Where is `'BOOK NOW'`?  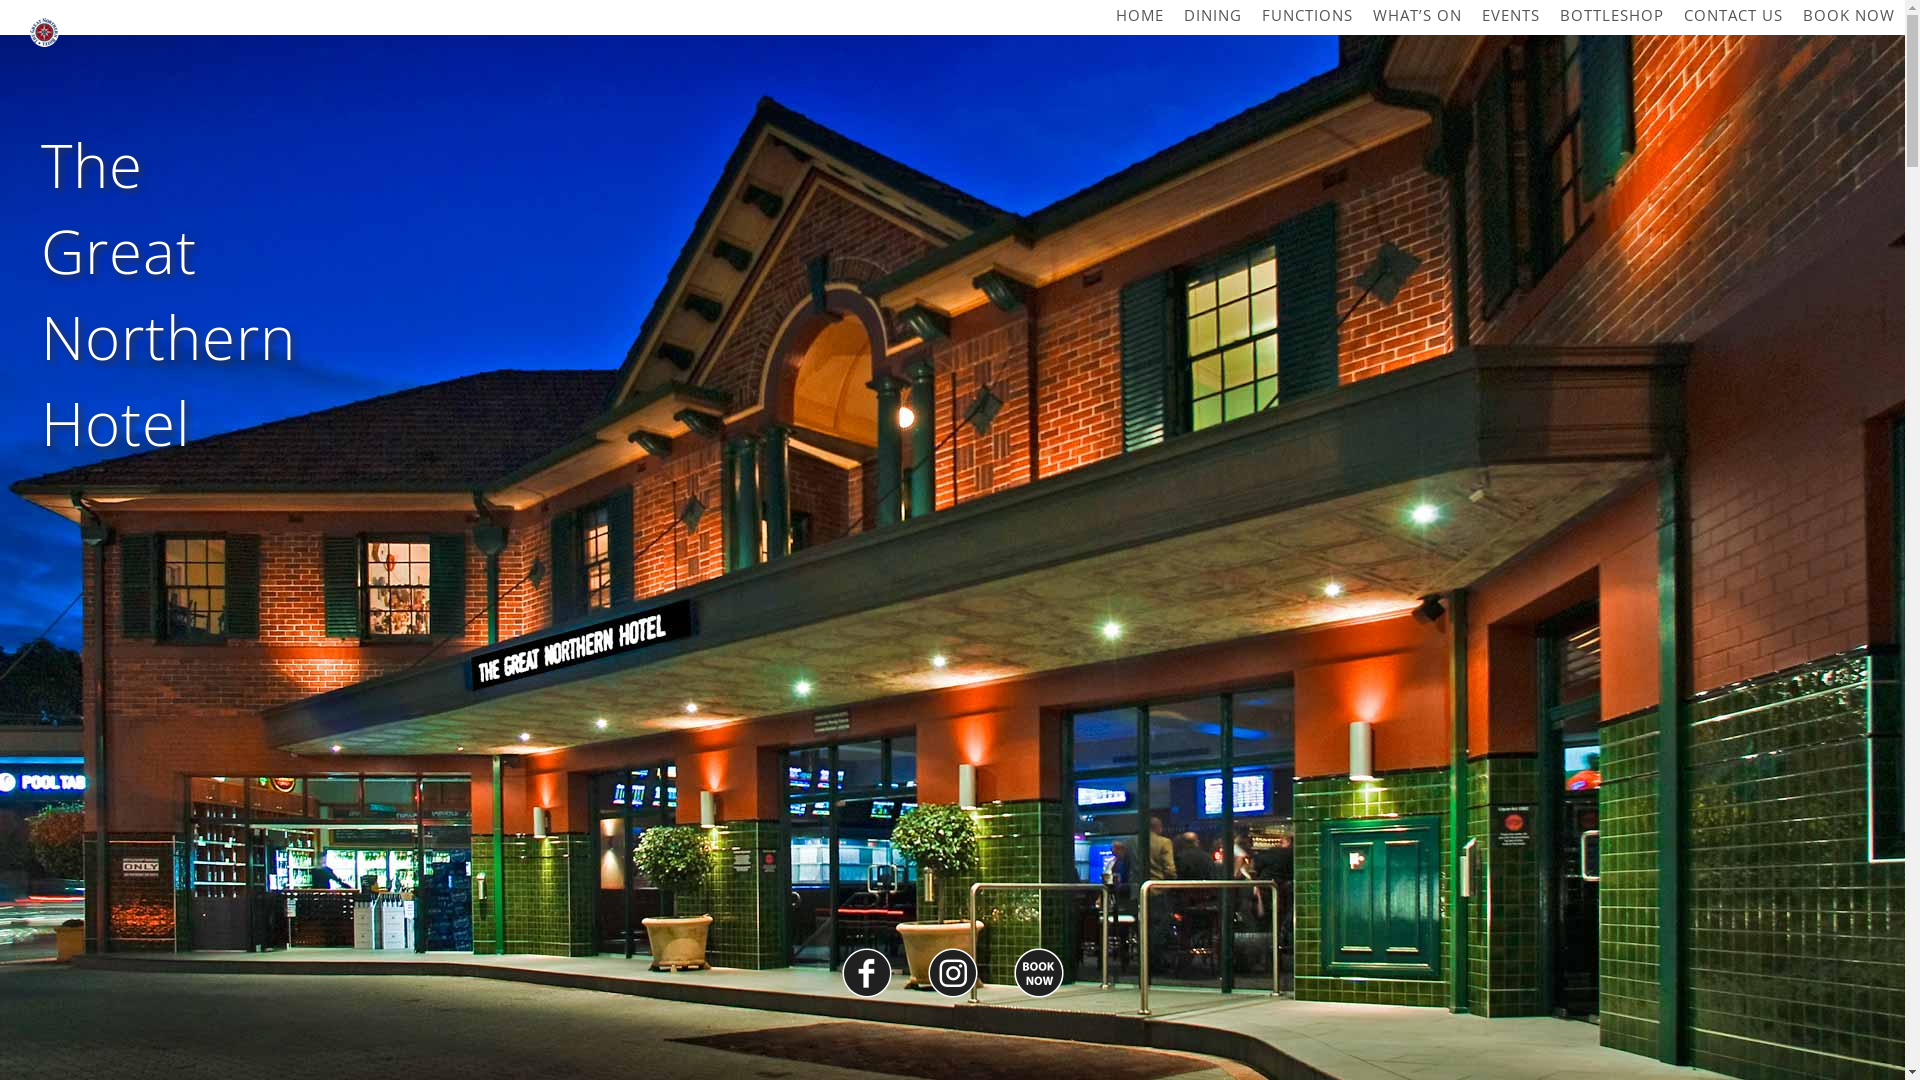 'BOOK NOW' is located at coordinates (1847, 15).